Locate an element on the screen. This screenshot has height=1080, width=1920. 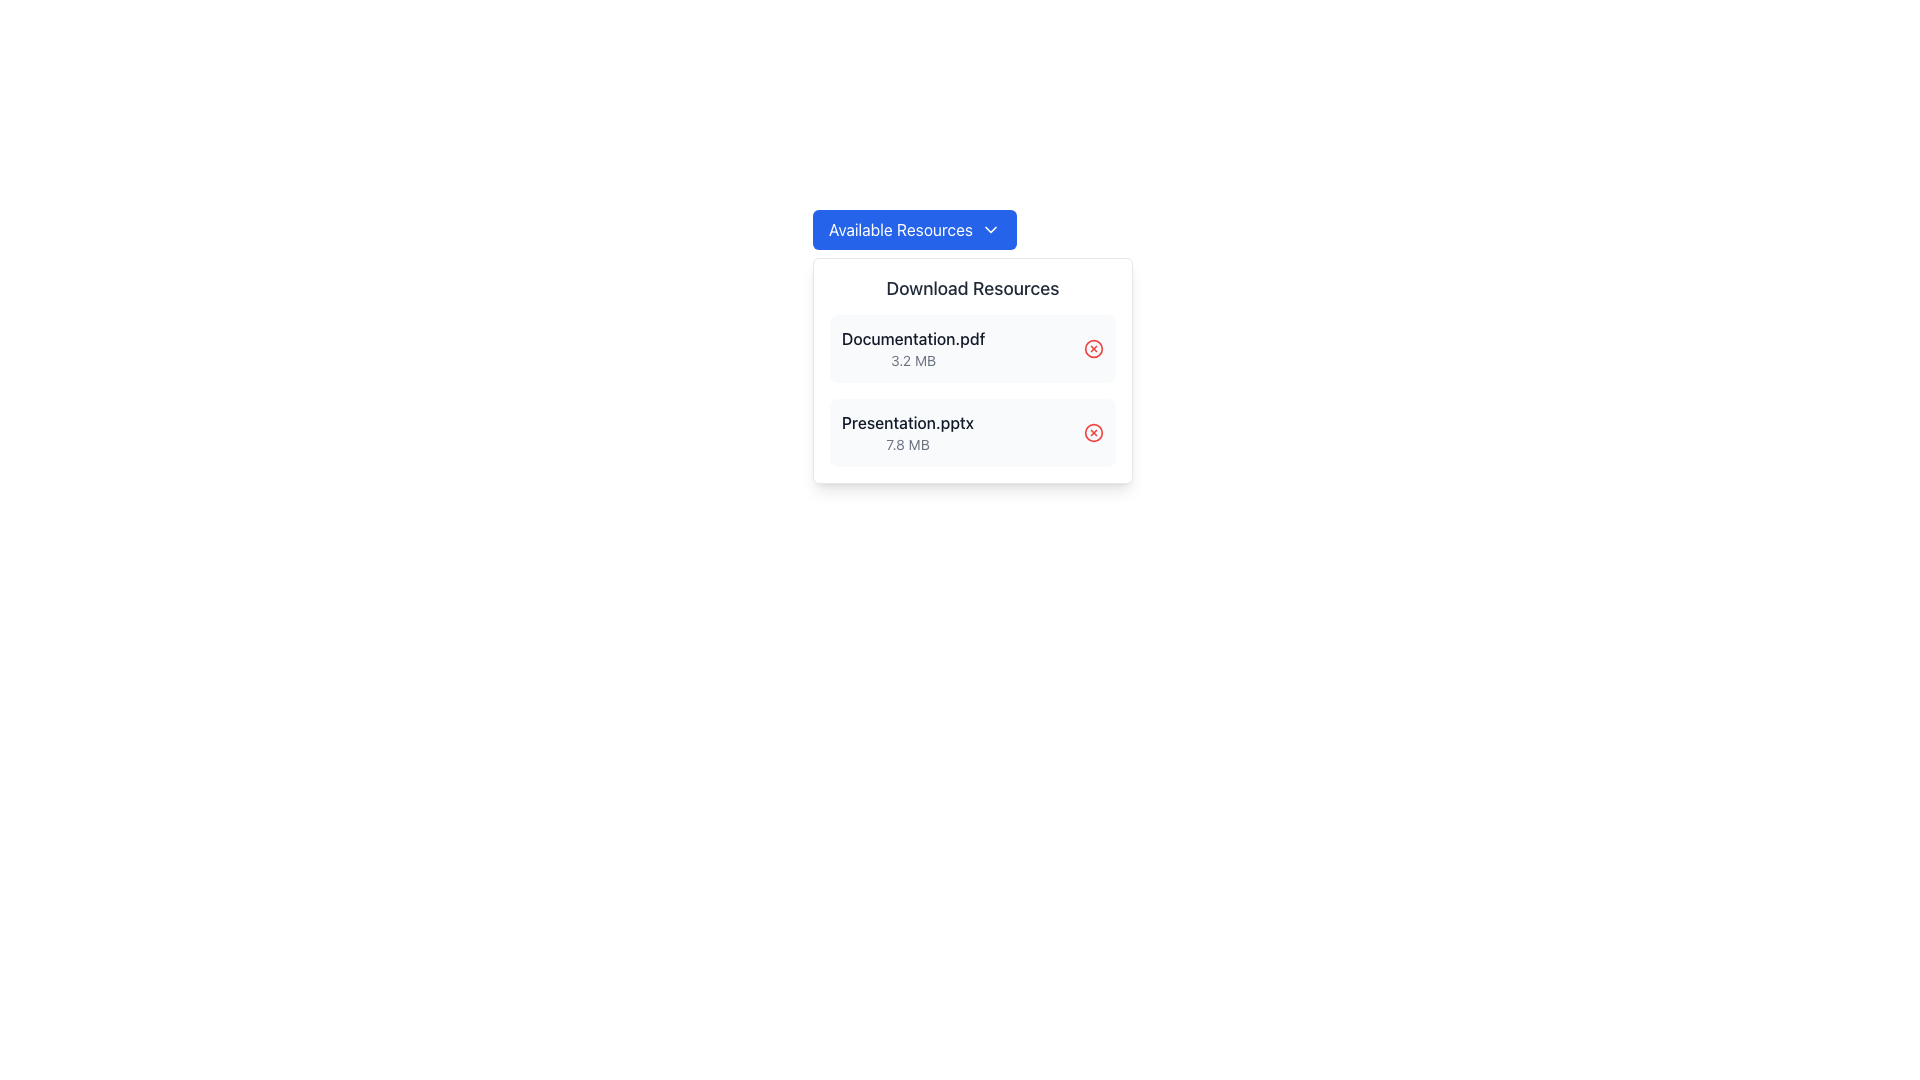
the file name 'Documentation.pdf' is located at coordinates (972, 370).